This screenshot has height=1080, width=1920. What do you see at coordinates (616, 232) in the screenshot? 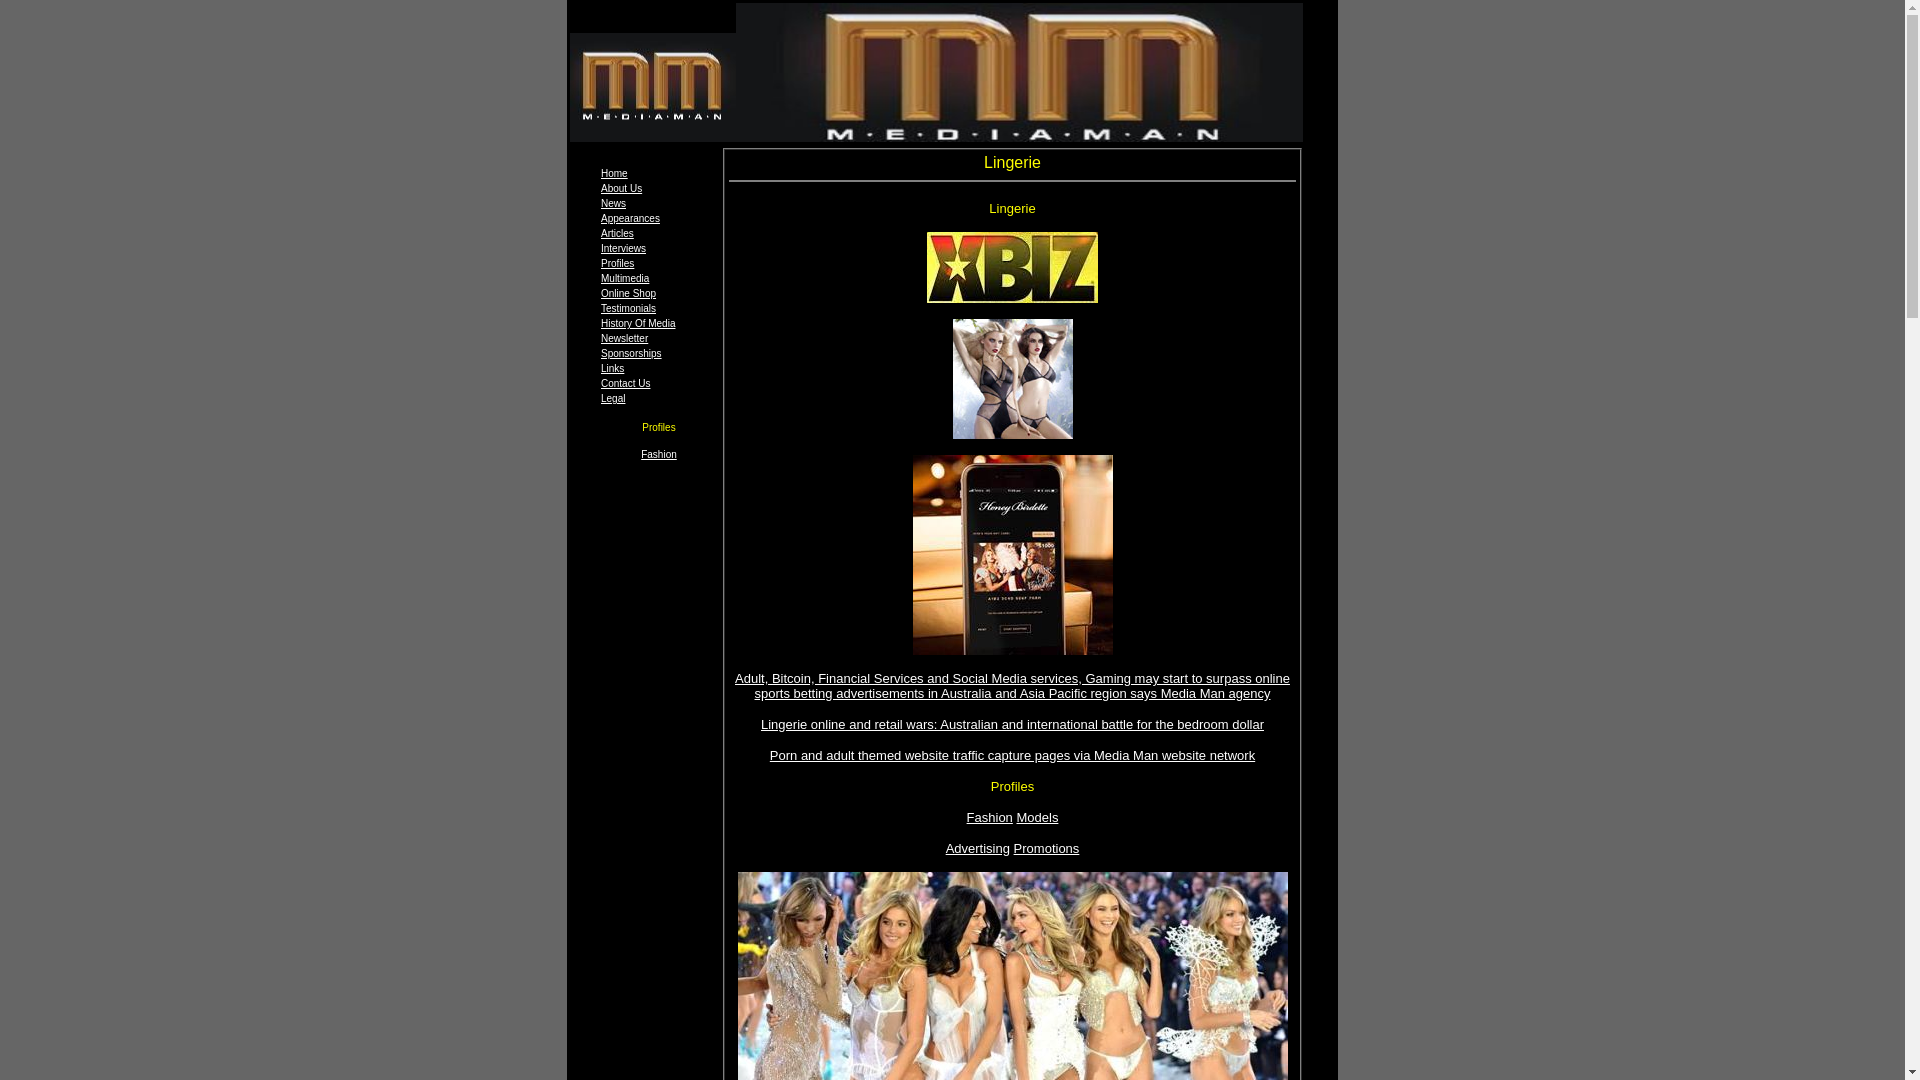
I see `'Articles'` at bounding box center [616, 232].